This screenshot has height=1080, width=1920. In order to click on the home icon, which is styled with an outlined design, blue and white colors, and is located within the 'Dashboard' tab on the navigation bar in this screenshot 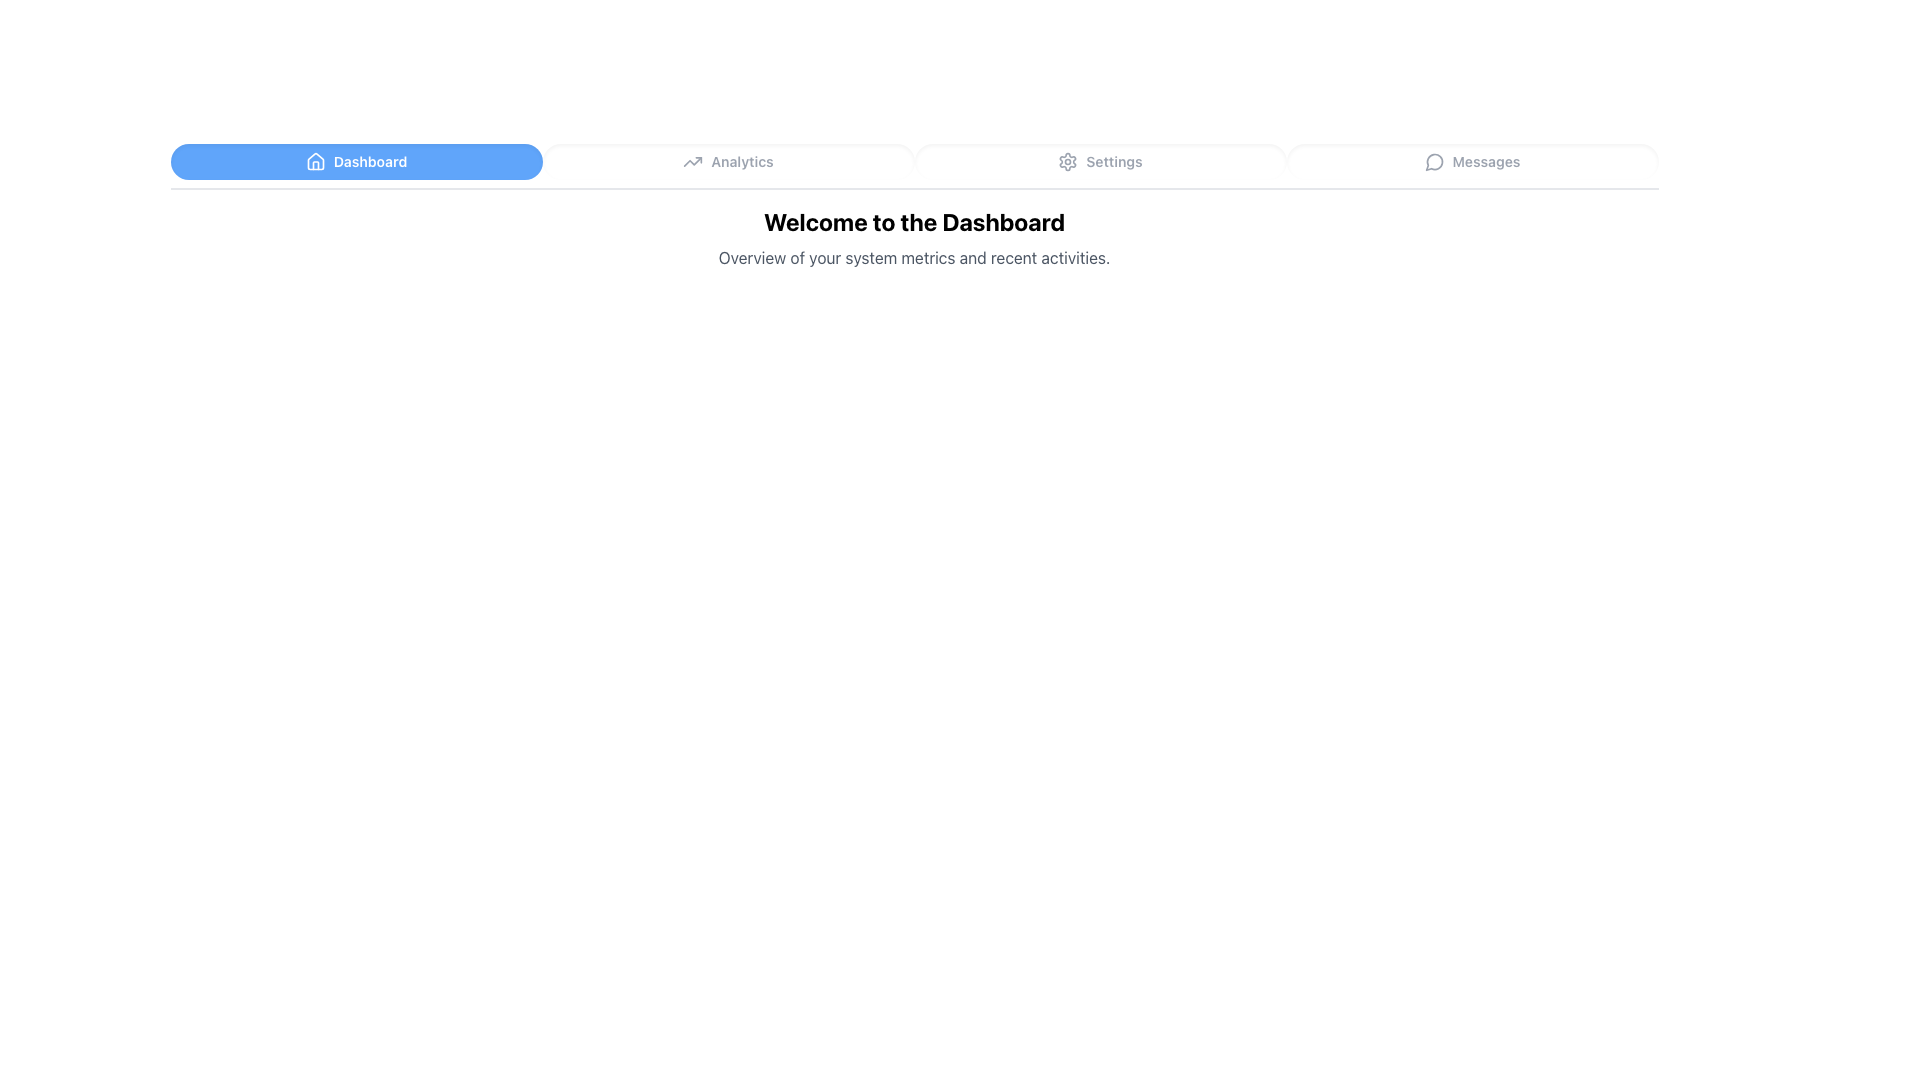, I will do `click(314, 161)`.